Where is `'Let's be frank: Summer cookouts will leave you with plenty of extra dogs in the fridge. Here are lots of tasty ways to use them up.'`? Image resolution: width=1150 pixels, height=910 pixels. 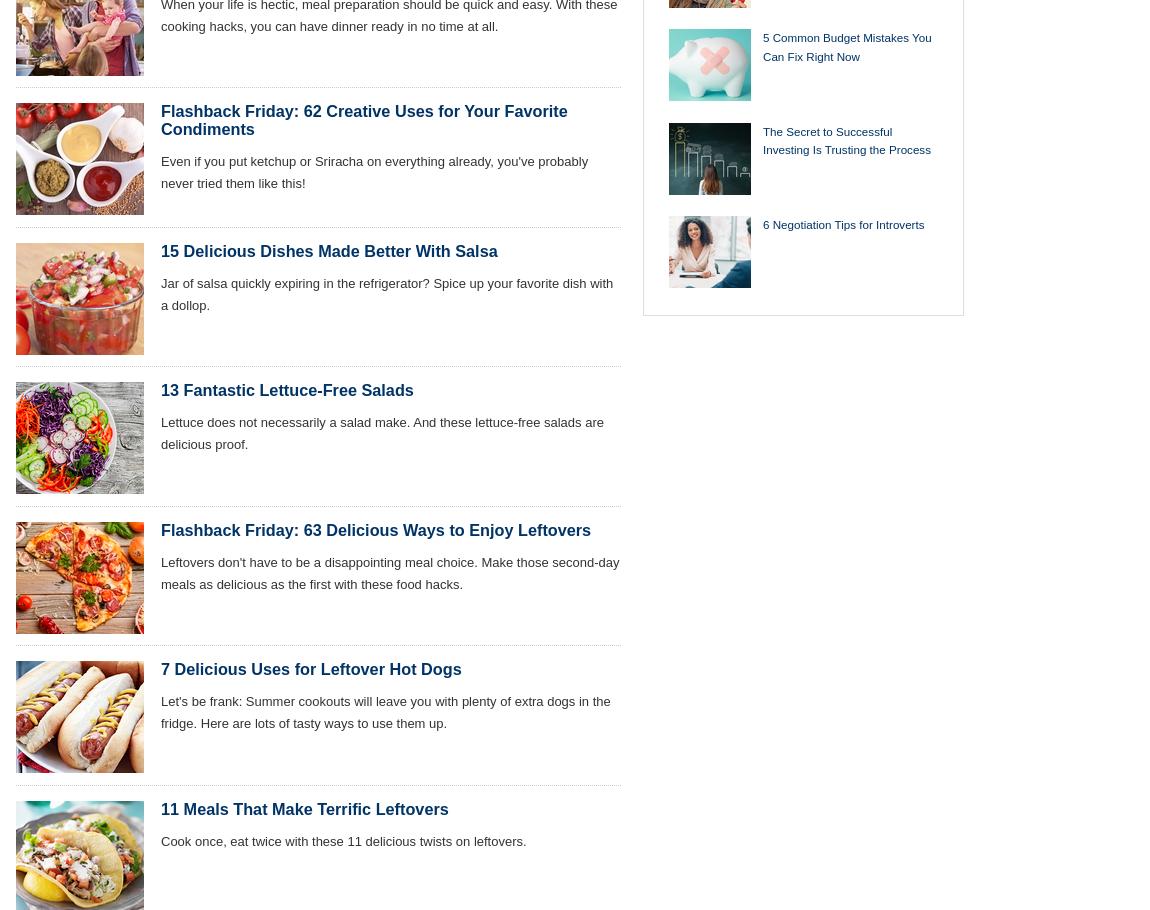
'Let's be frank: Summer cookouts will leave you with plenty of extra dogs in the fridge. Here are lots of tasty ways to use them up.' is located at coordinates (385, 712).